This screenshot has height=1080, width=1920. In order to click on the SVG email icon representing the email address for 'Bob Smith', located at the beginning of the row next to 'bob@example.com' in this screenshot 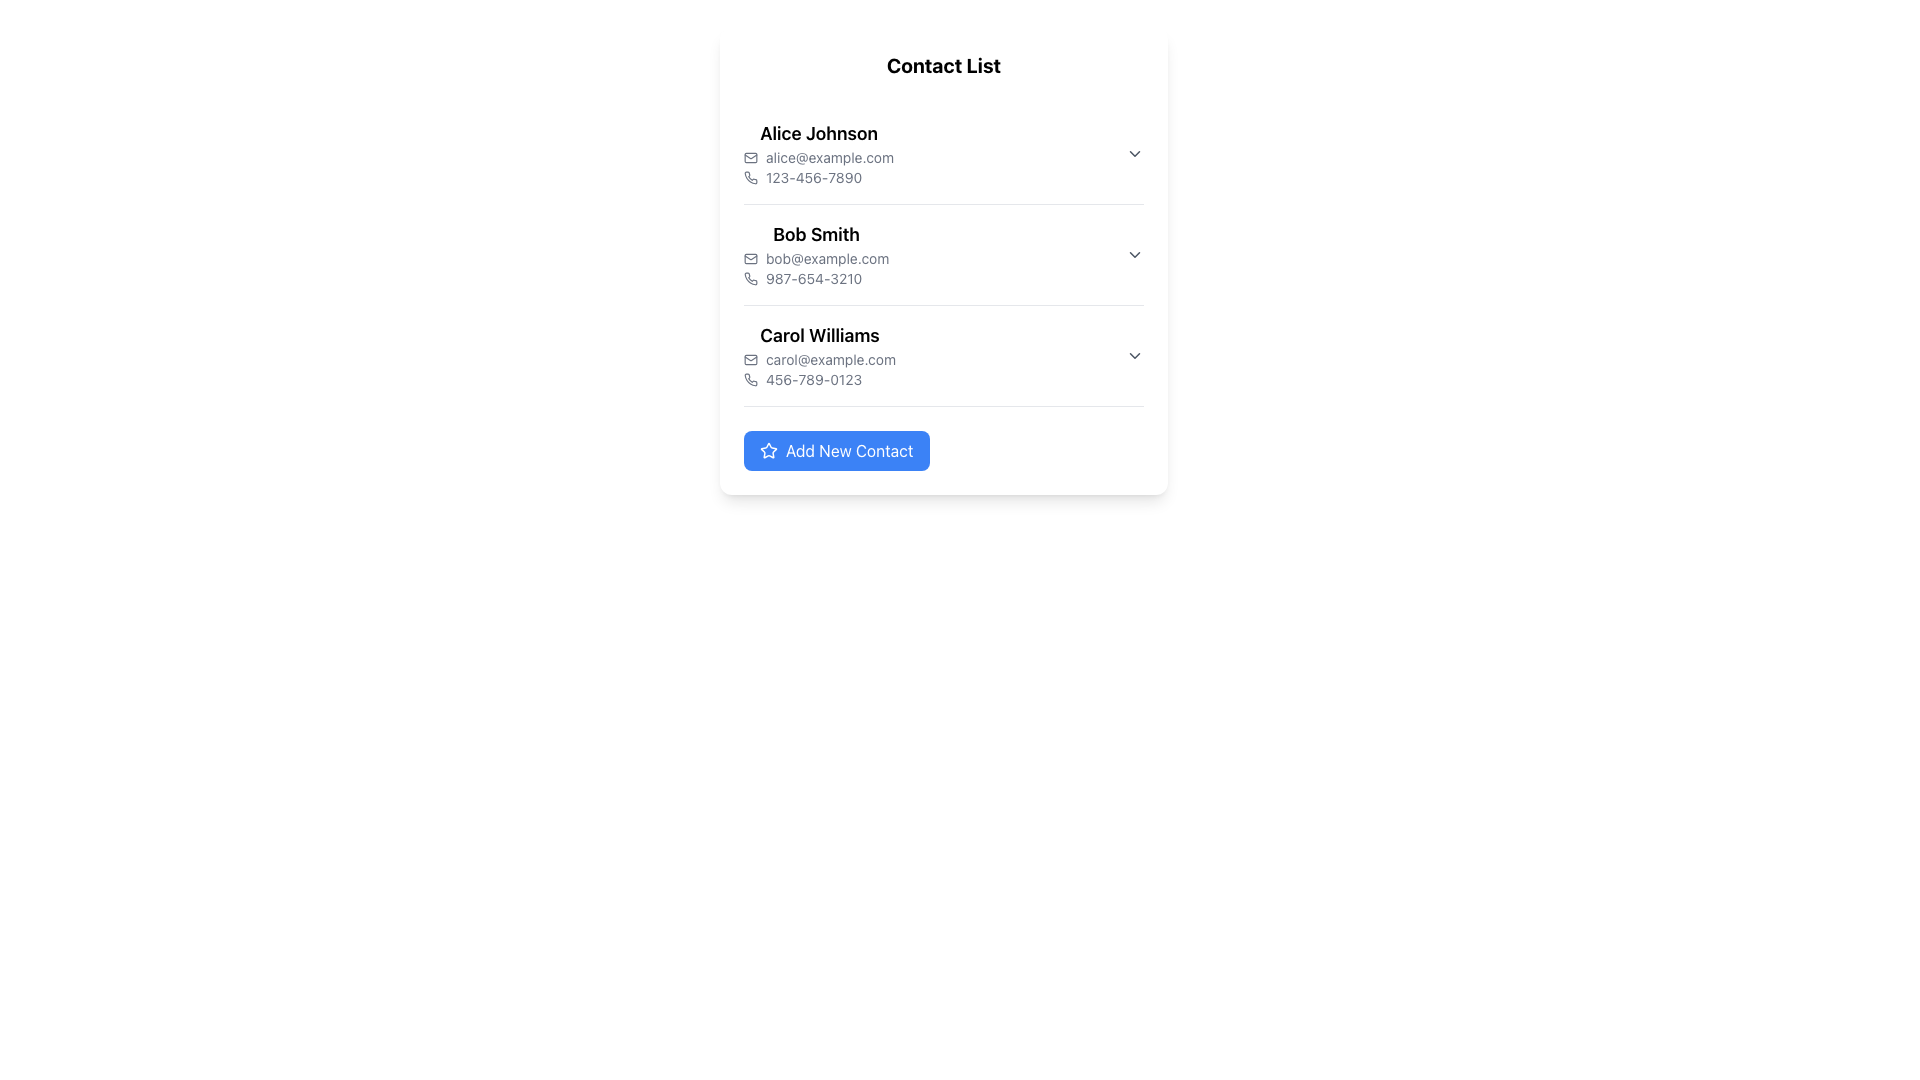, I will do `click(749, 257)`.